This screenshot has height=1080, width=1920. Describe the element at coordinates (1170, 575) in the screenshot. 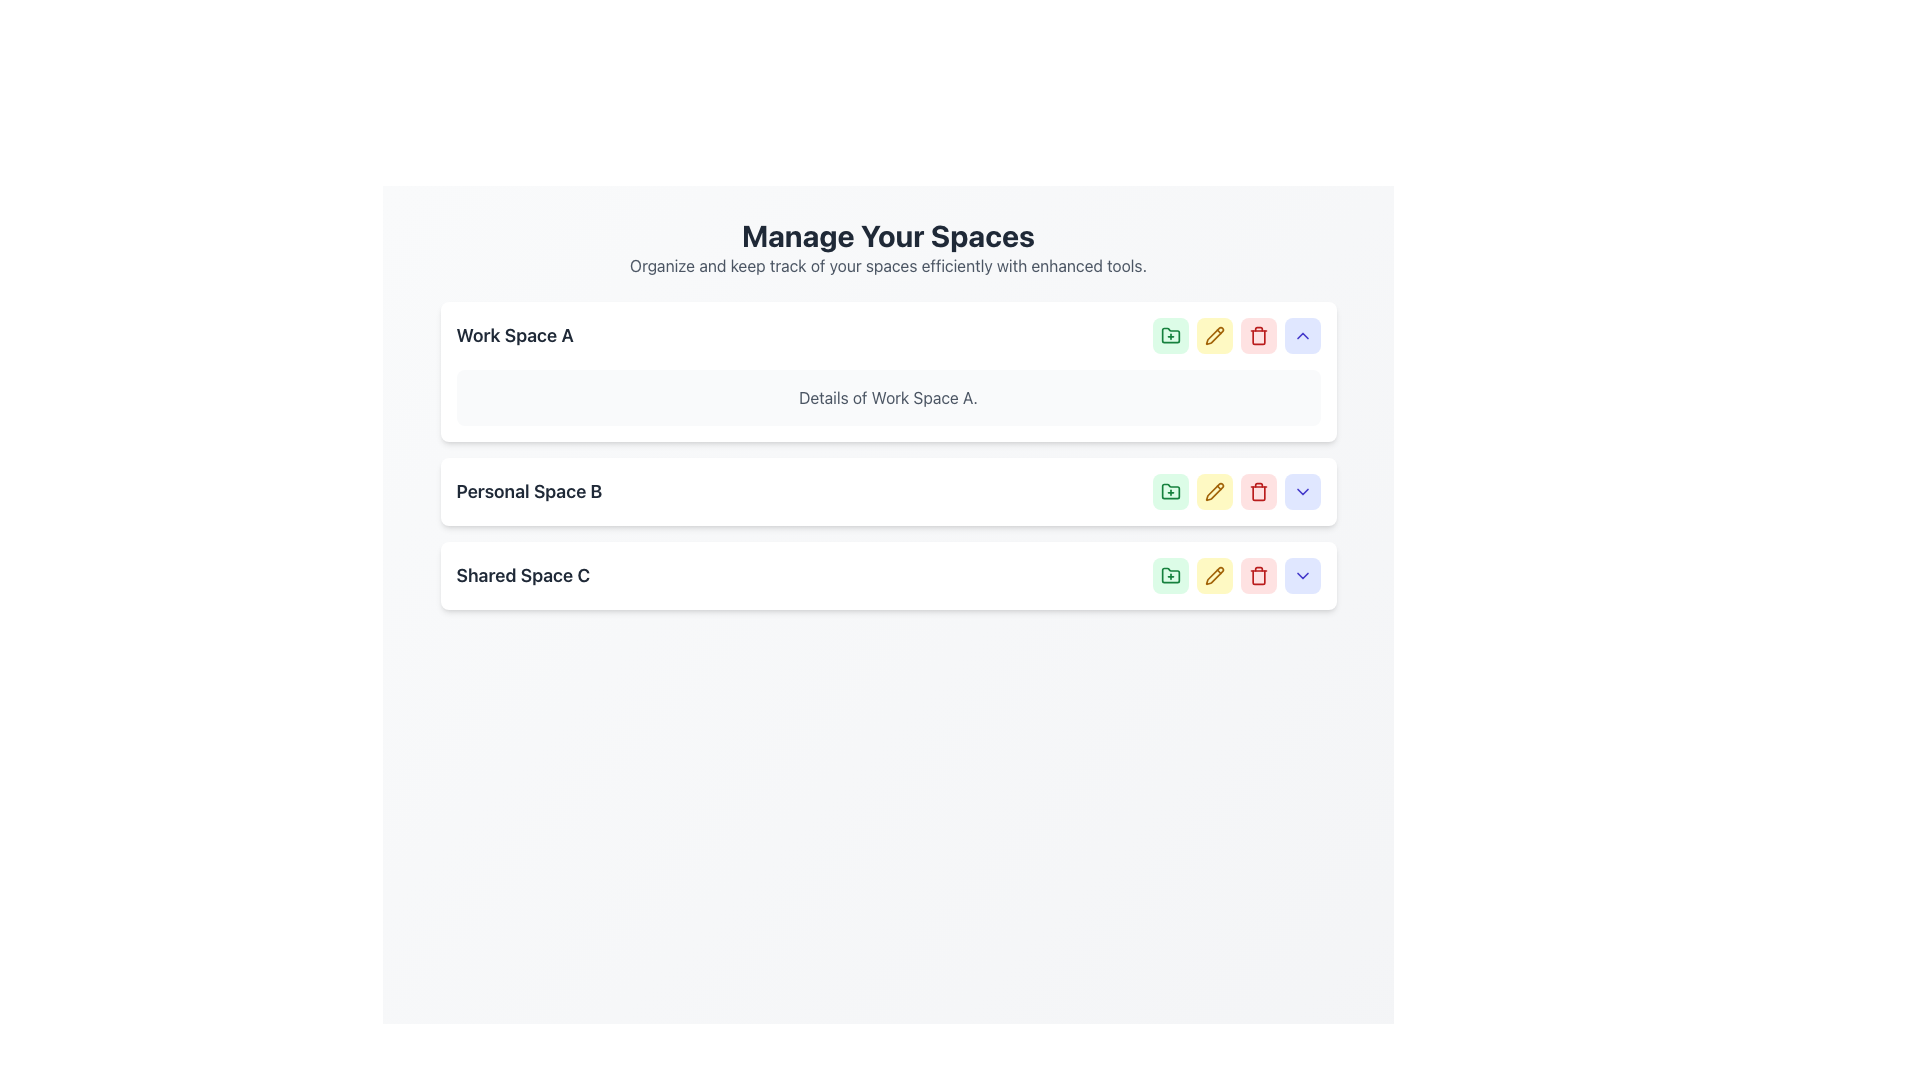

I see `the leftmost icon button resembling a folder with a plus sign in the control section of 'Shared Space C'` at that location.